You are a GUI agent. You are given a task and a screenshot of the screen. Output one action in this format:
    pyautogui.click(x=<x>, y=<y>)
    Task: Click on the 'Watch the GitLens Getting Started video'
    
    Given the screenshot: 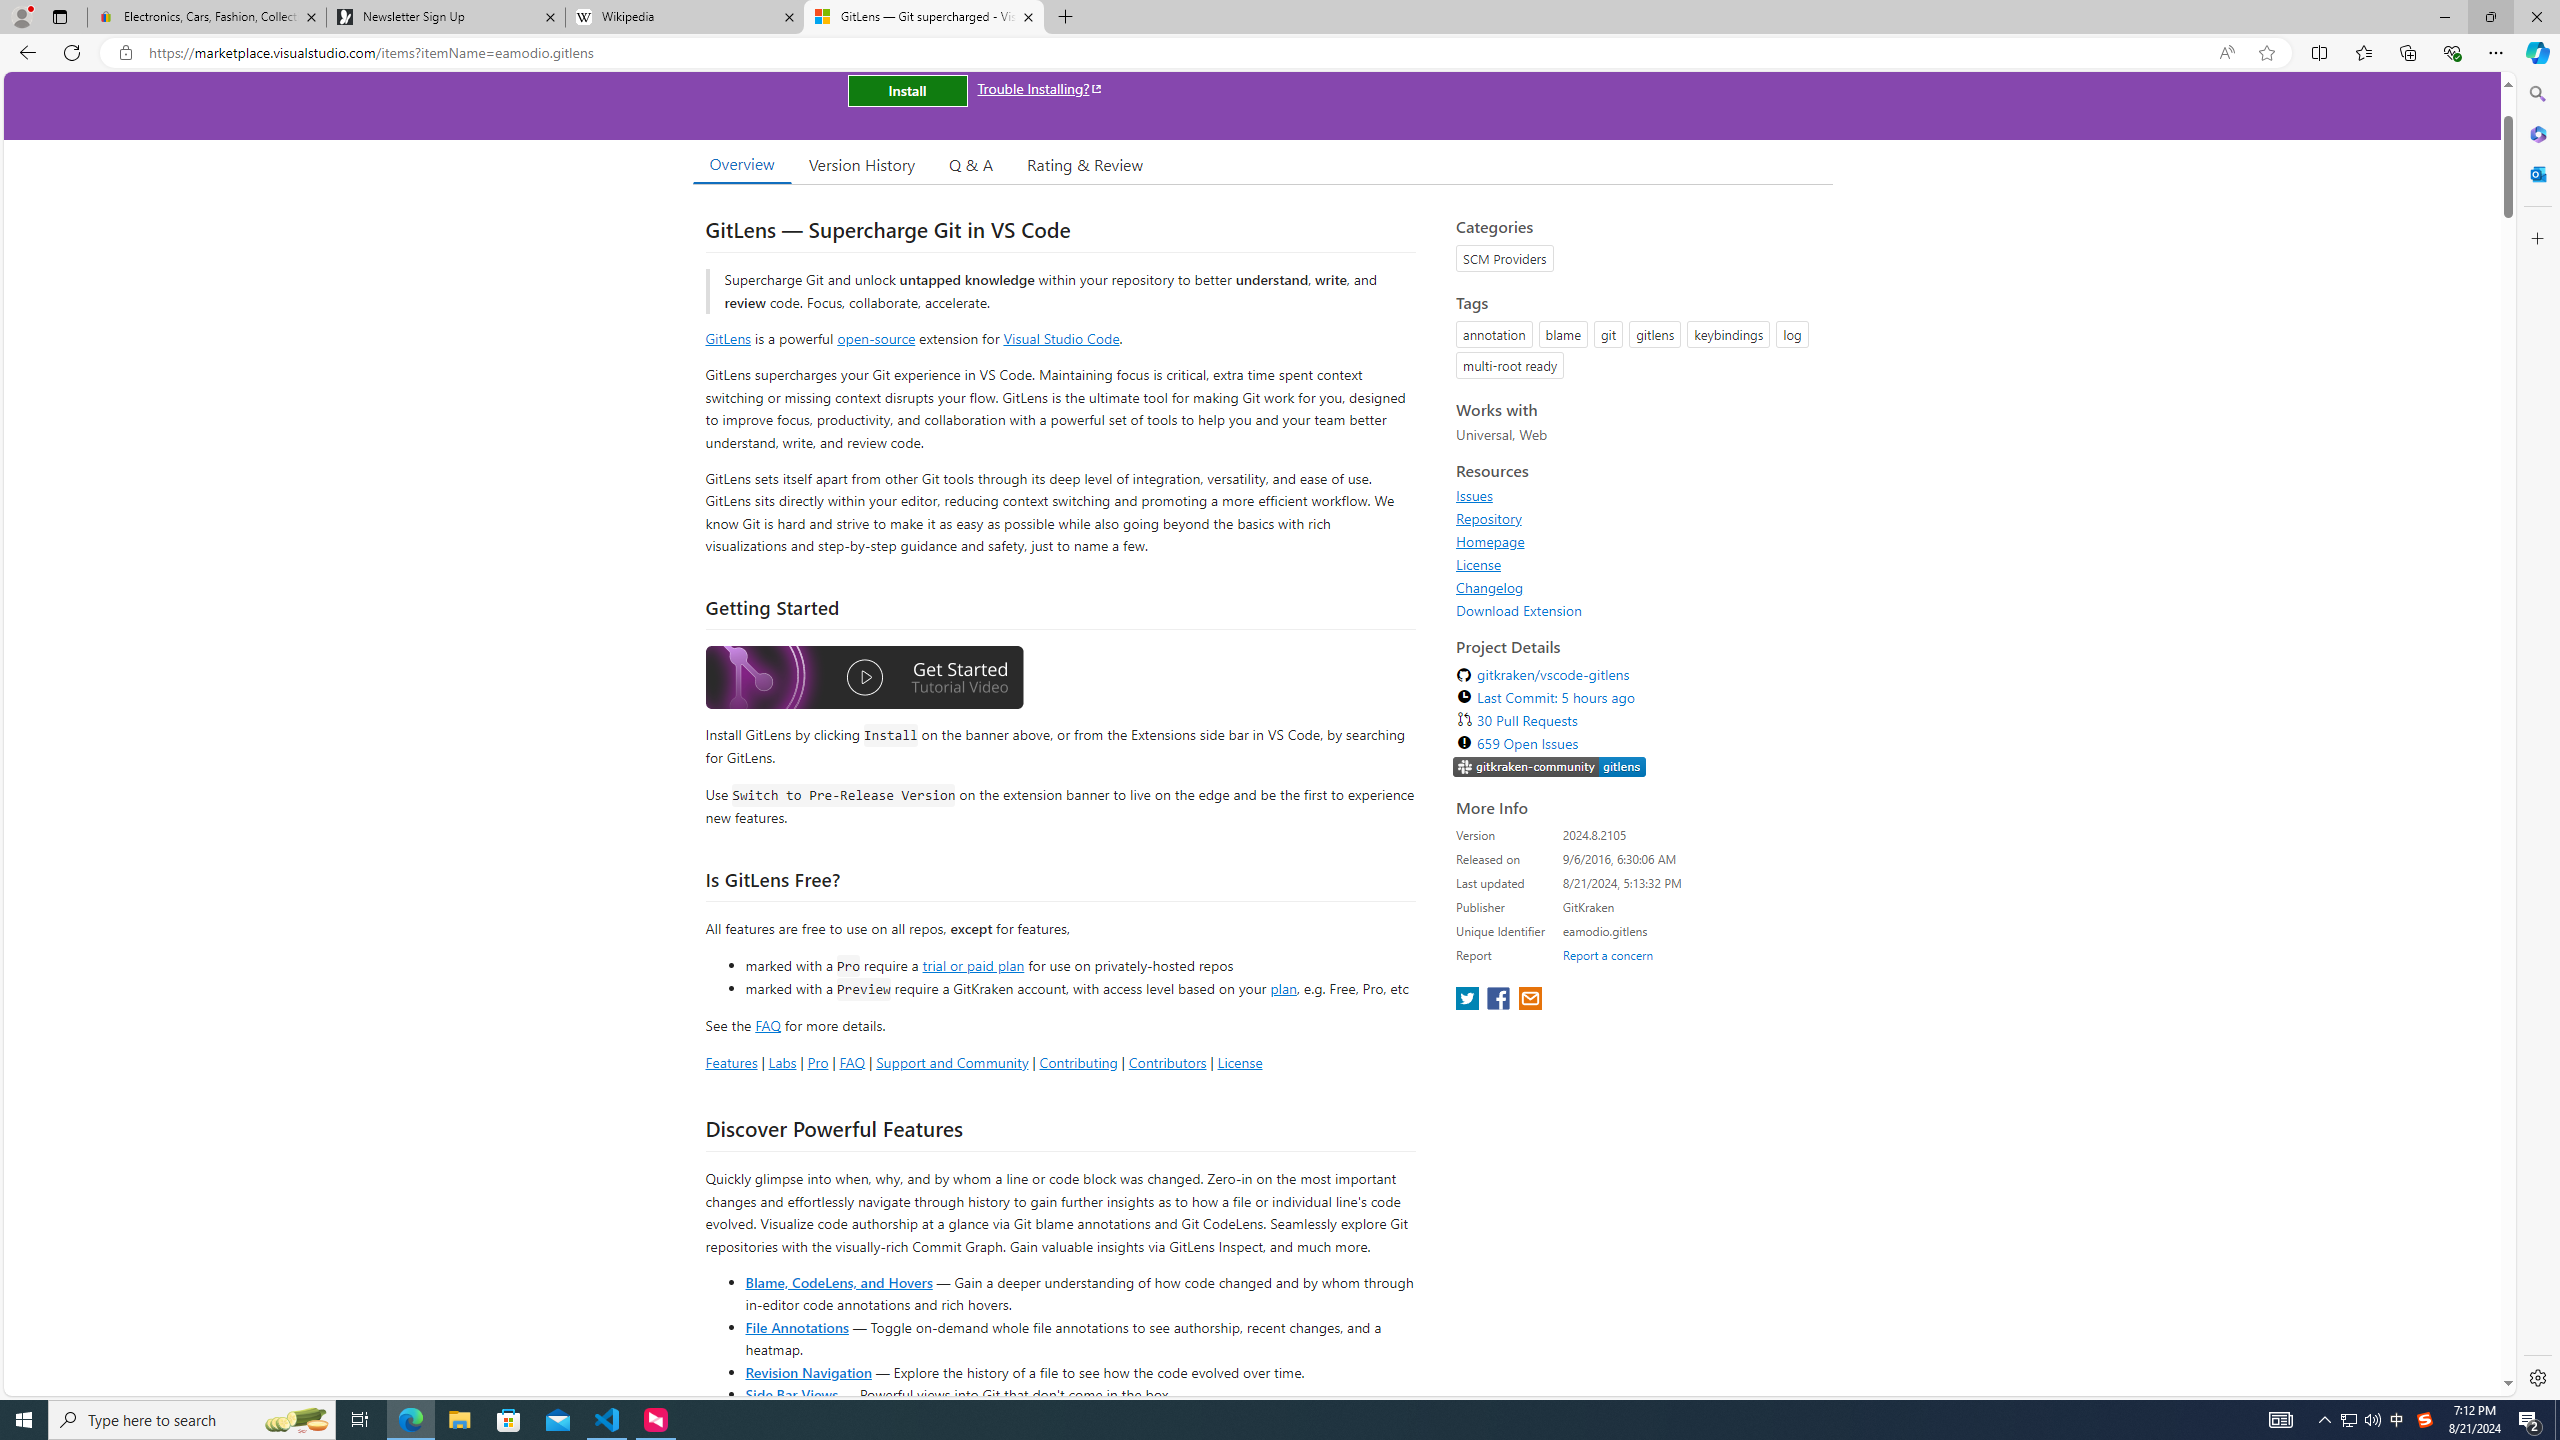 What is the action you would take?
    pyautogui.click(x=864, y=677)
    